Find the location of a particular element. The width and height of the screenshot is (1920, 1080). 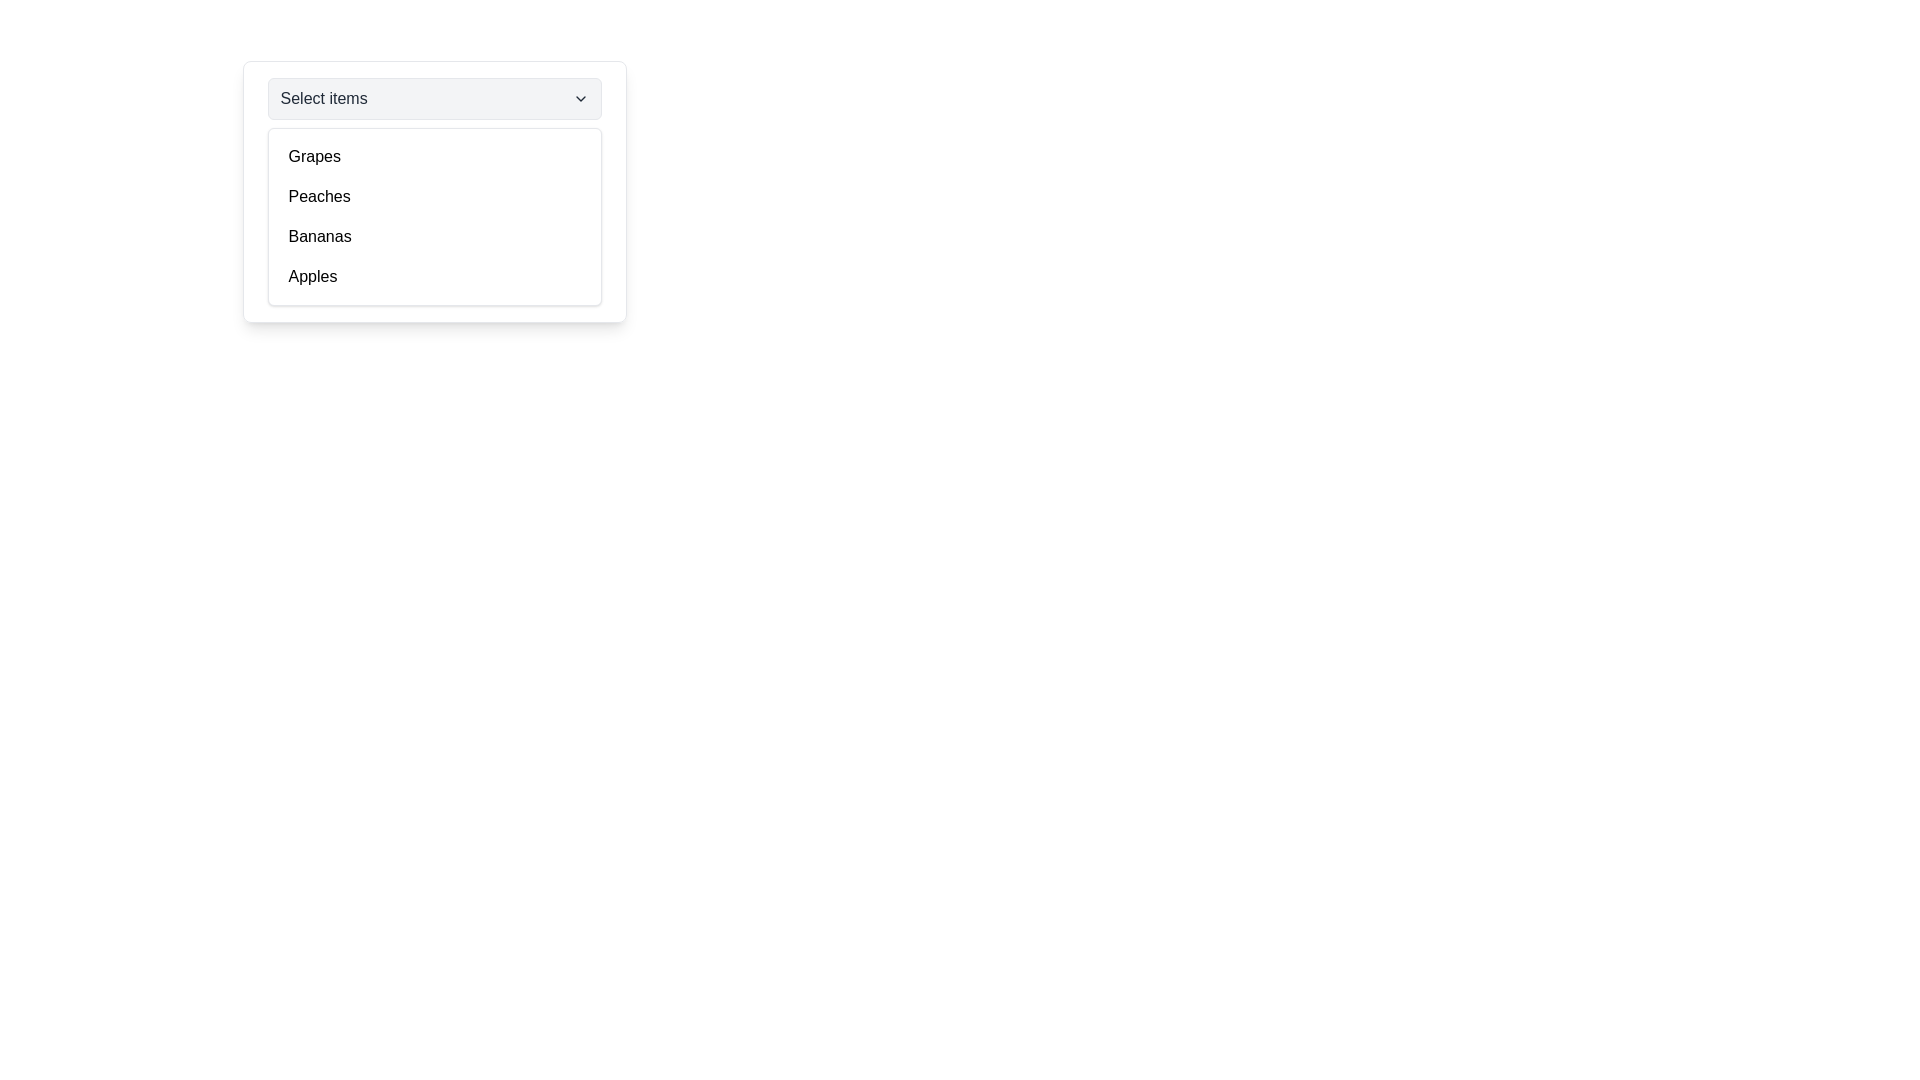

the 'Peaches' option in the dropdown list is located at coordinates (318, 196).